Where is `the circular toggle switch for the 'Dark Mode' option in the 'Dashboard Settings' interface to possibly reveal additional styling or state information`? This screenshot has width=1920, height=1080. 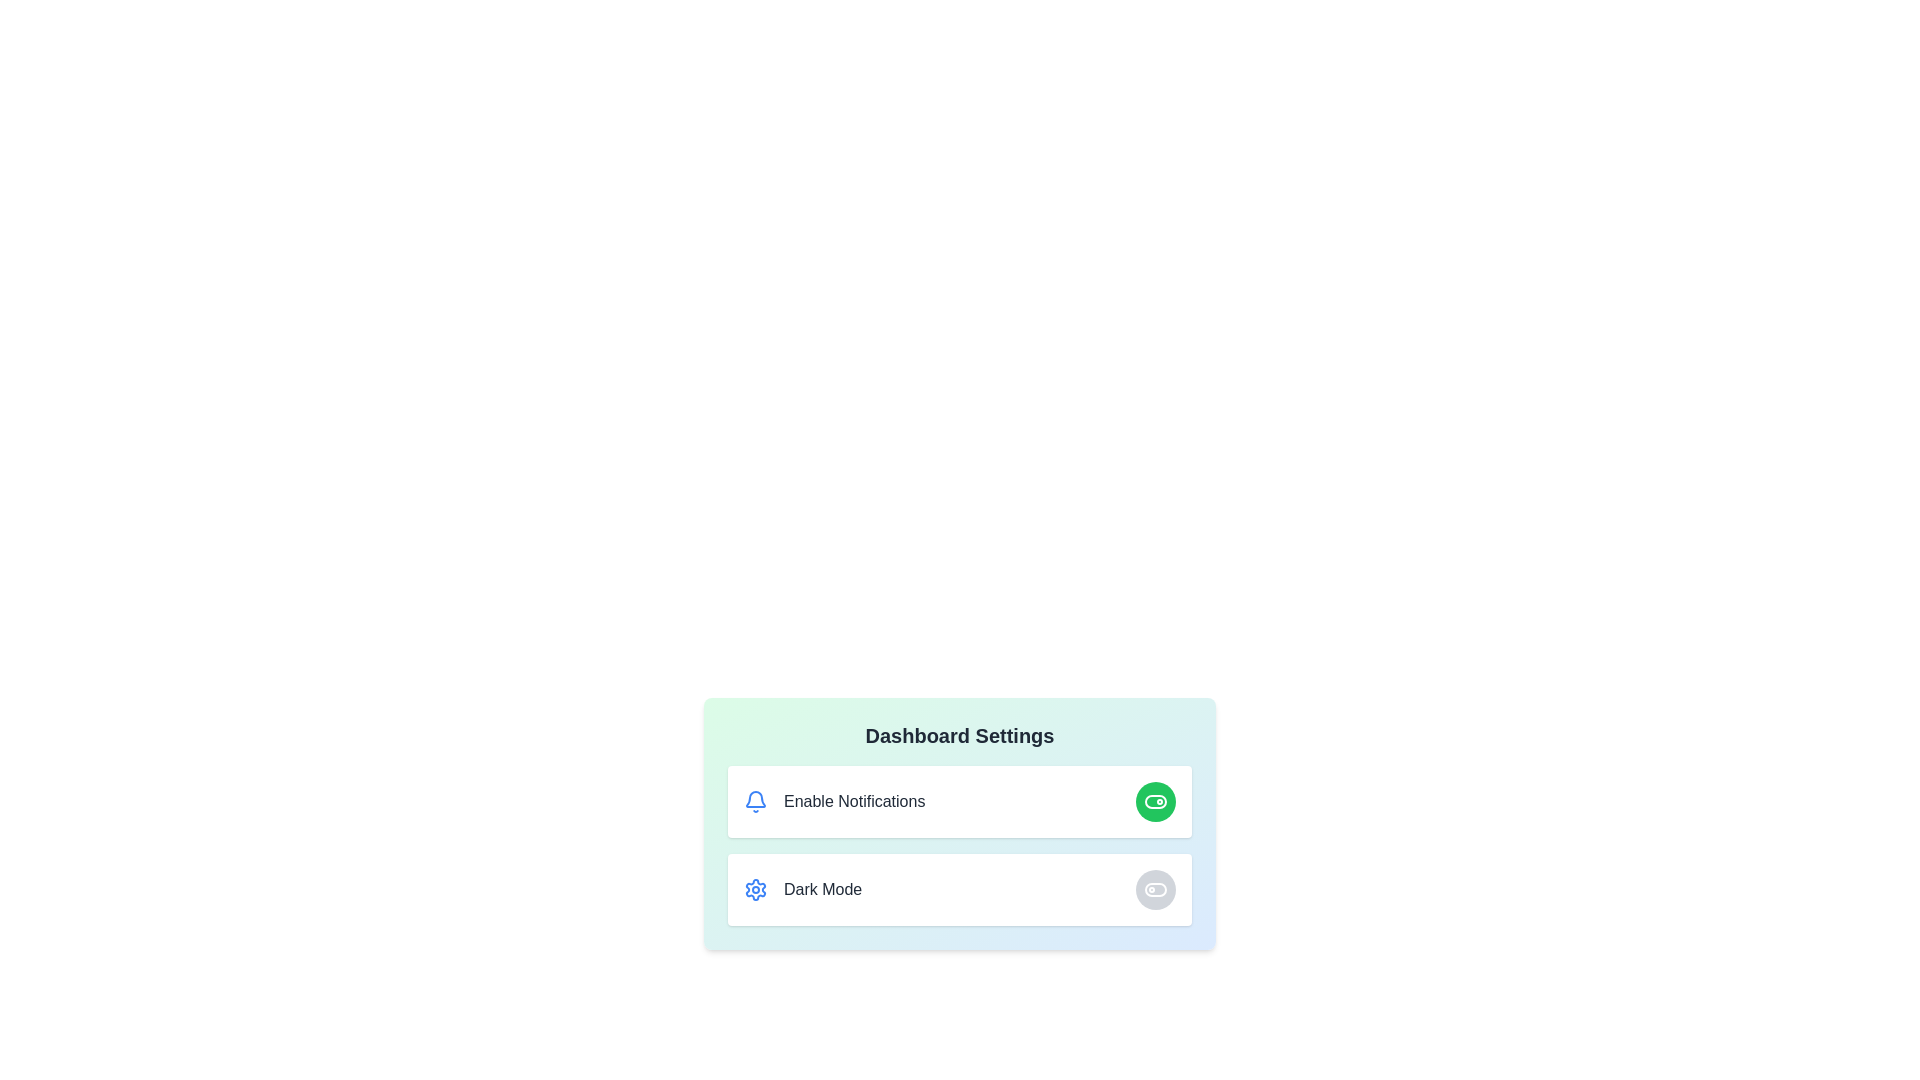
the circular toggle switch for the 'Dark Mode' option in the 'Dashboard Settings' interface to possibly reveal additional styling or state information is located at coordinates (1156, 889).